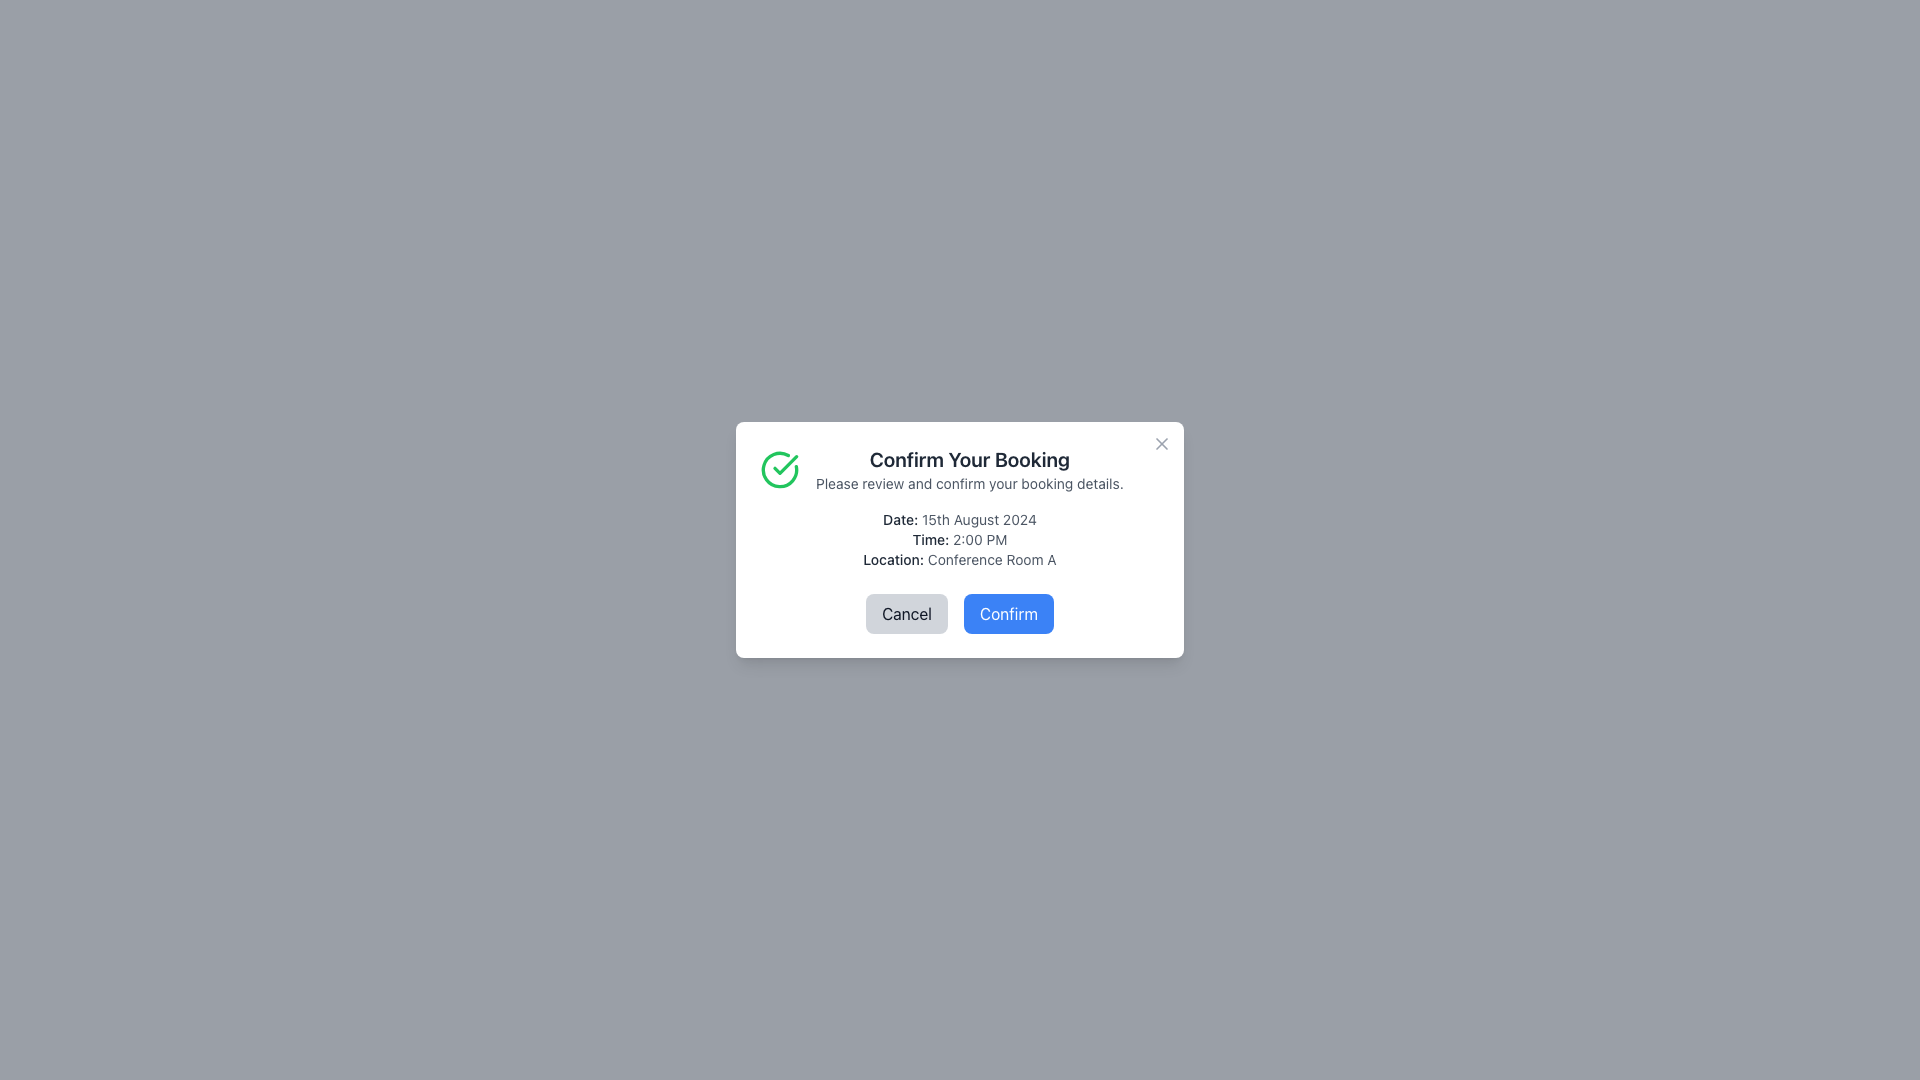 This screenshot has width=1920, height=1080. Describe the element at coordinates (778, 470) in the screenshot. I see `the green circular icon with a checkmark that indicates success, located near the title text 'Confirm Your Booking'` at that location.